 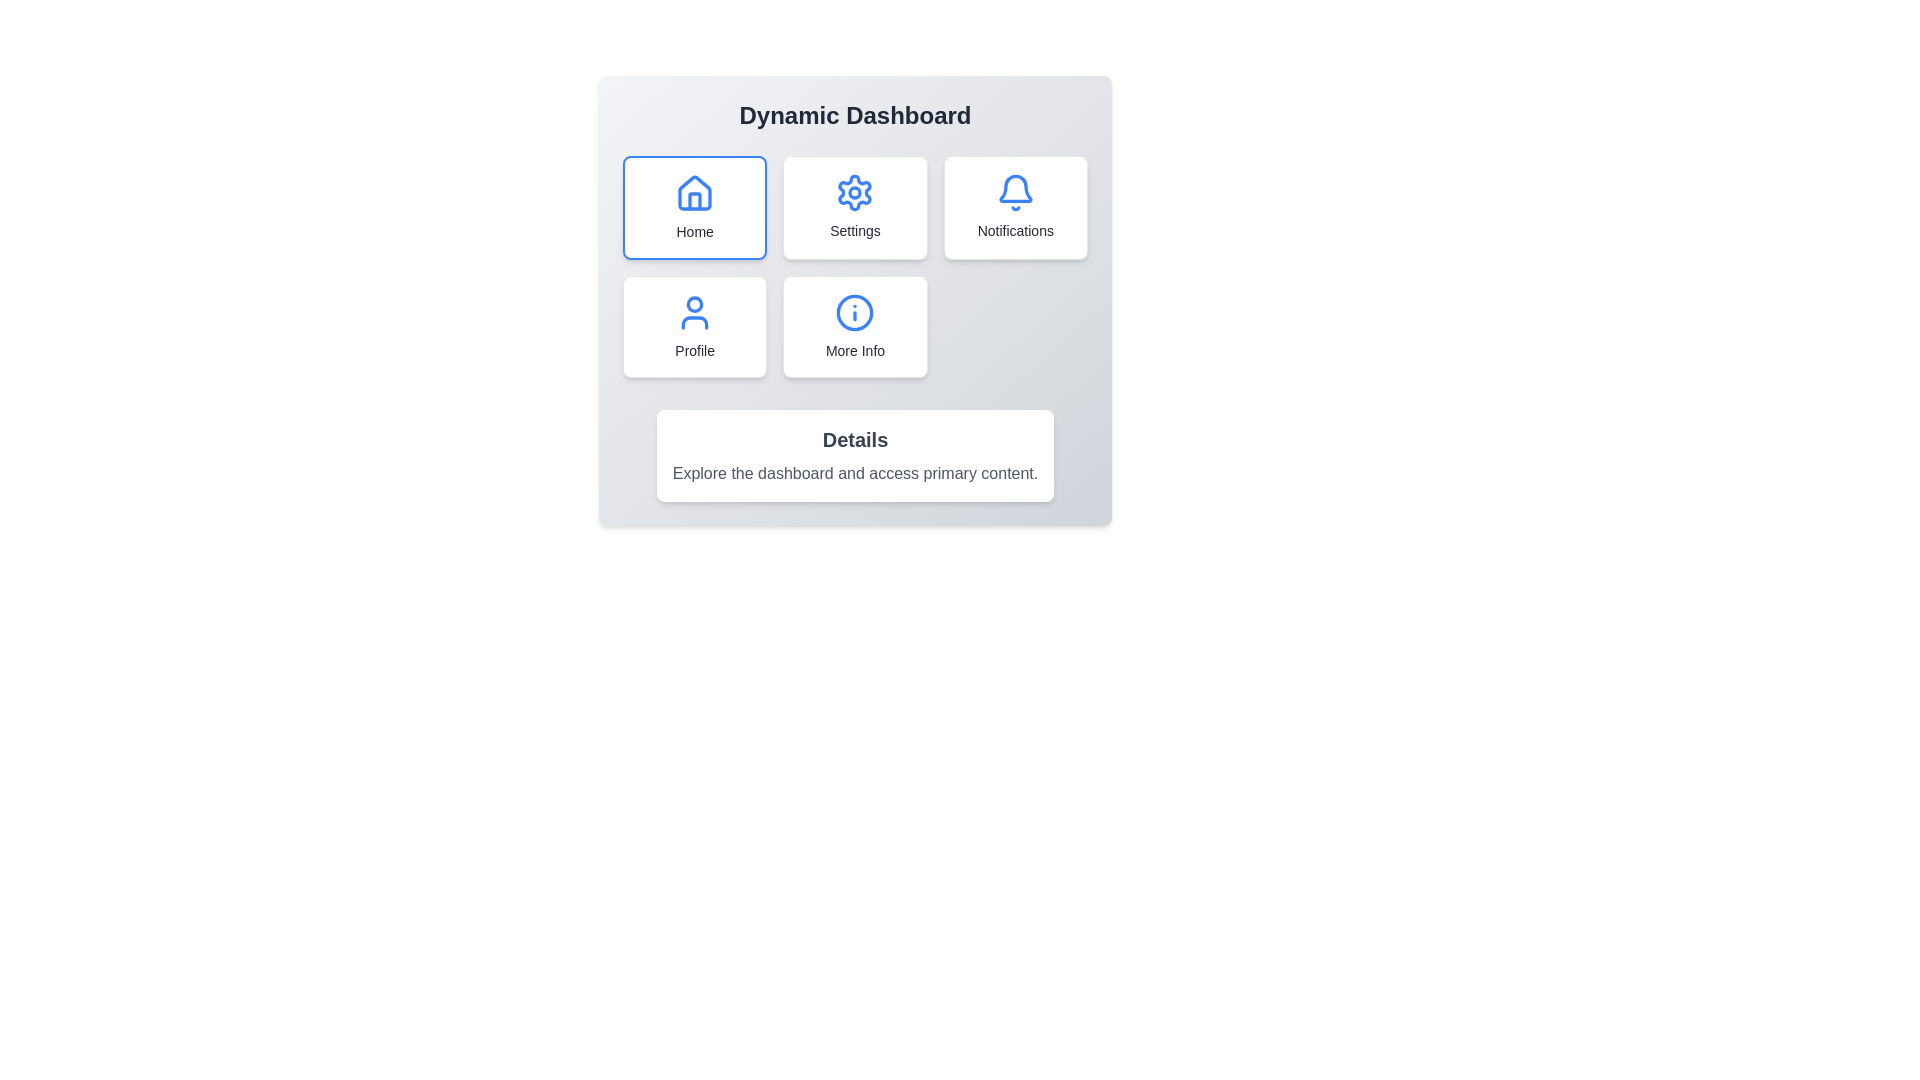 I want to click on the 'Settings' button, which is a rectangular card with a white background, rounded corners, a blue gear icon at the top center, and the text 'Settings' below it, so click(x=855, y=208).